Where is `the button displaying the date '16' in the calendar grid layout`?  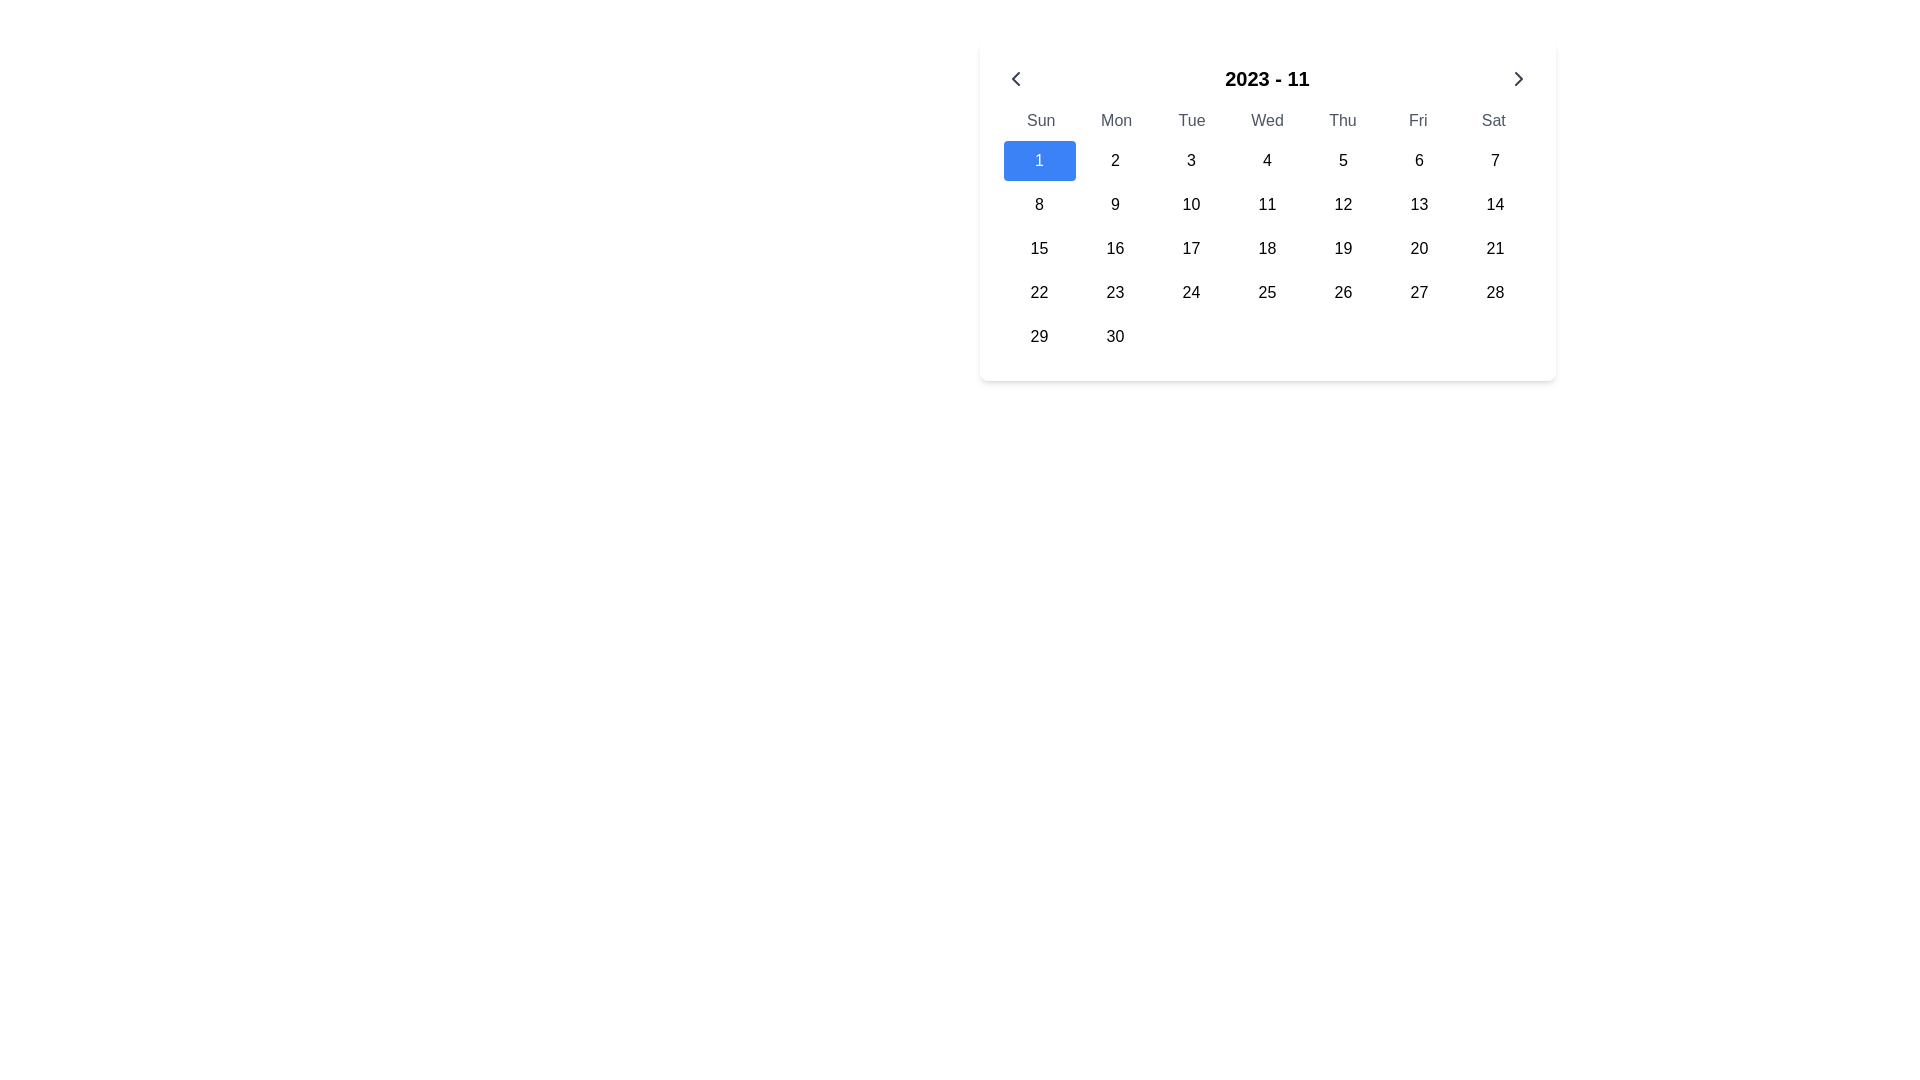
the button displaying the date '16' in the calendar grid layout is located at coordinates (1114, 248).